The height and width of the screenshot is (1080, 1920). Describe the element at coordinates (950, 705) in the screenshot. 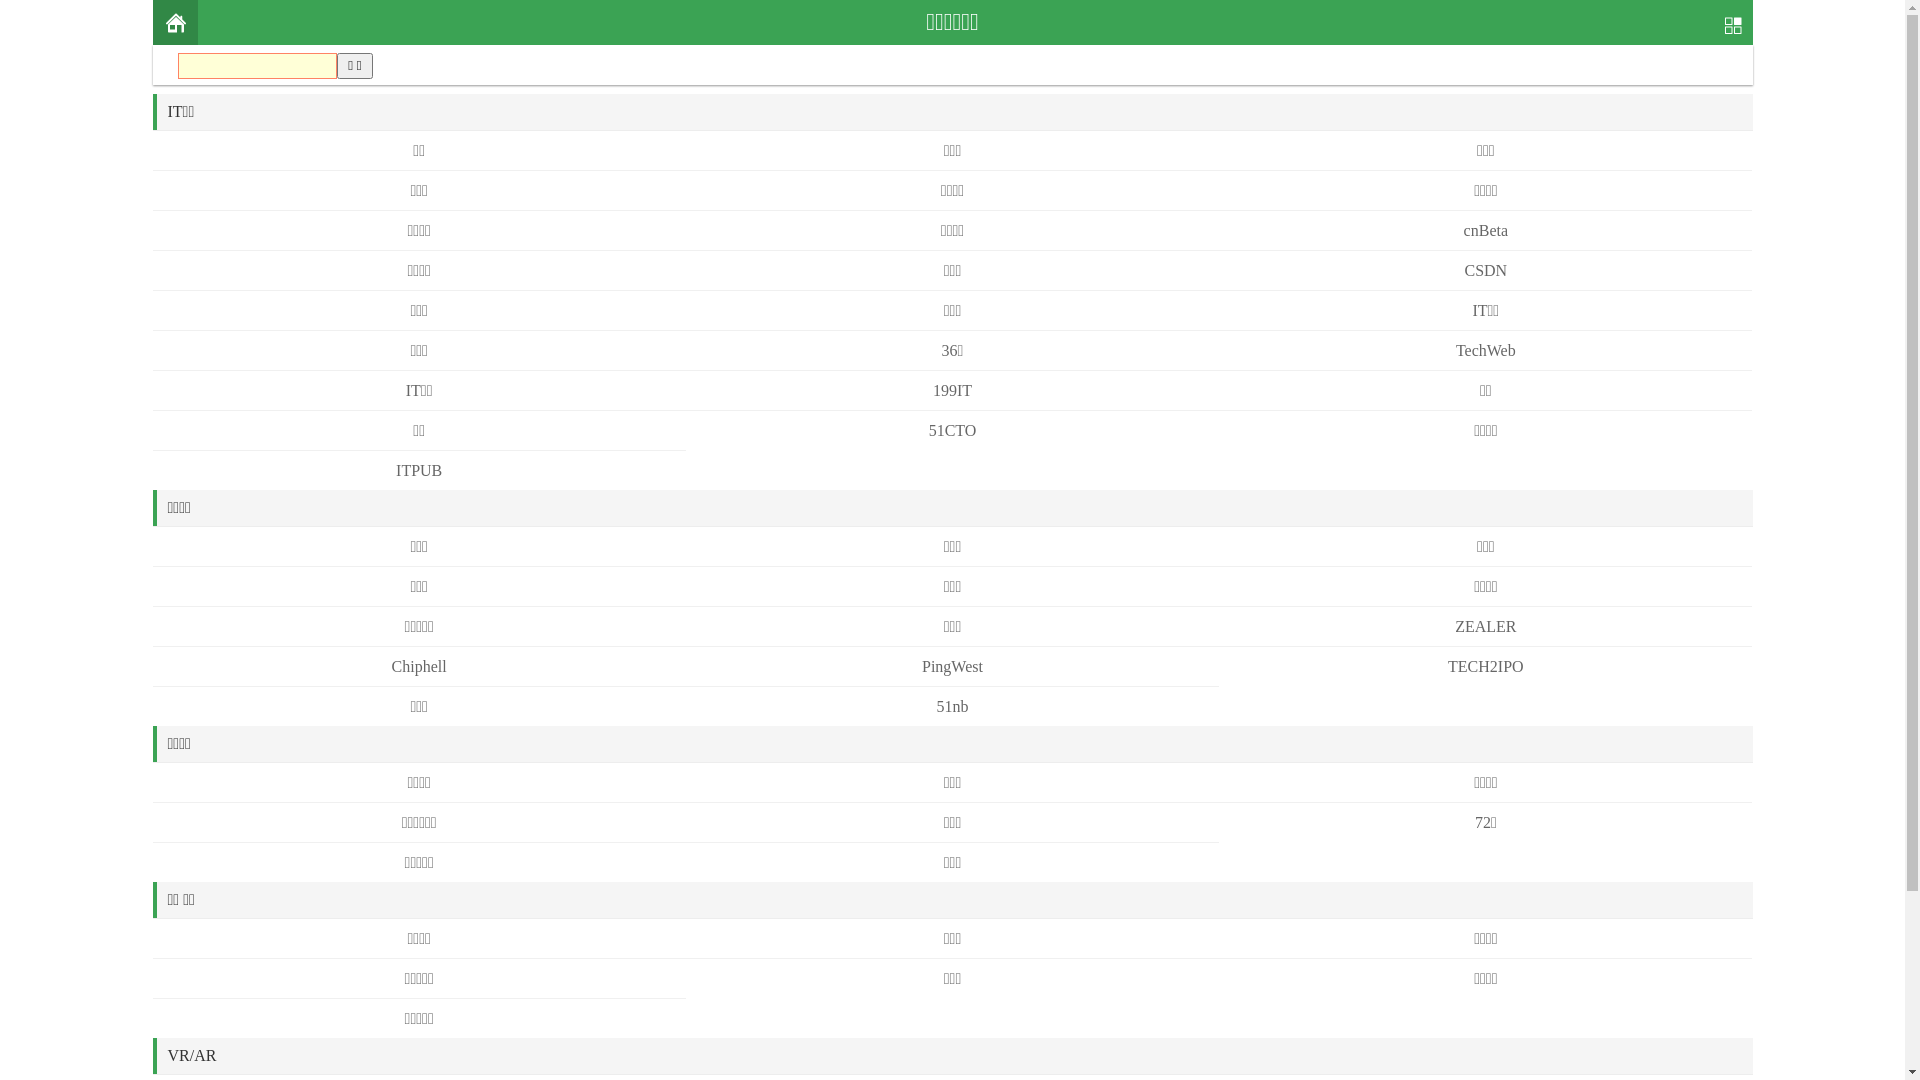

I see `'51nb'` at that location.